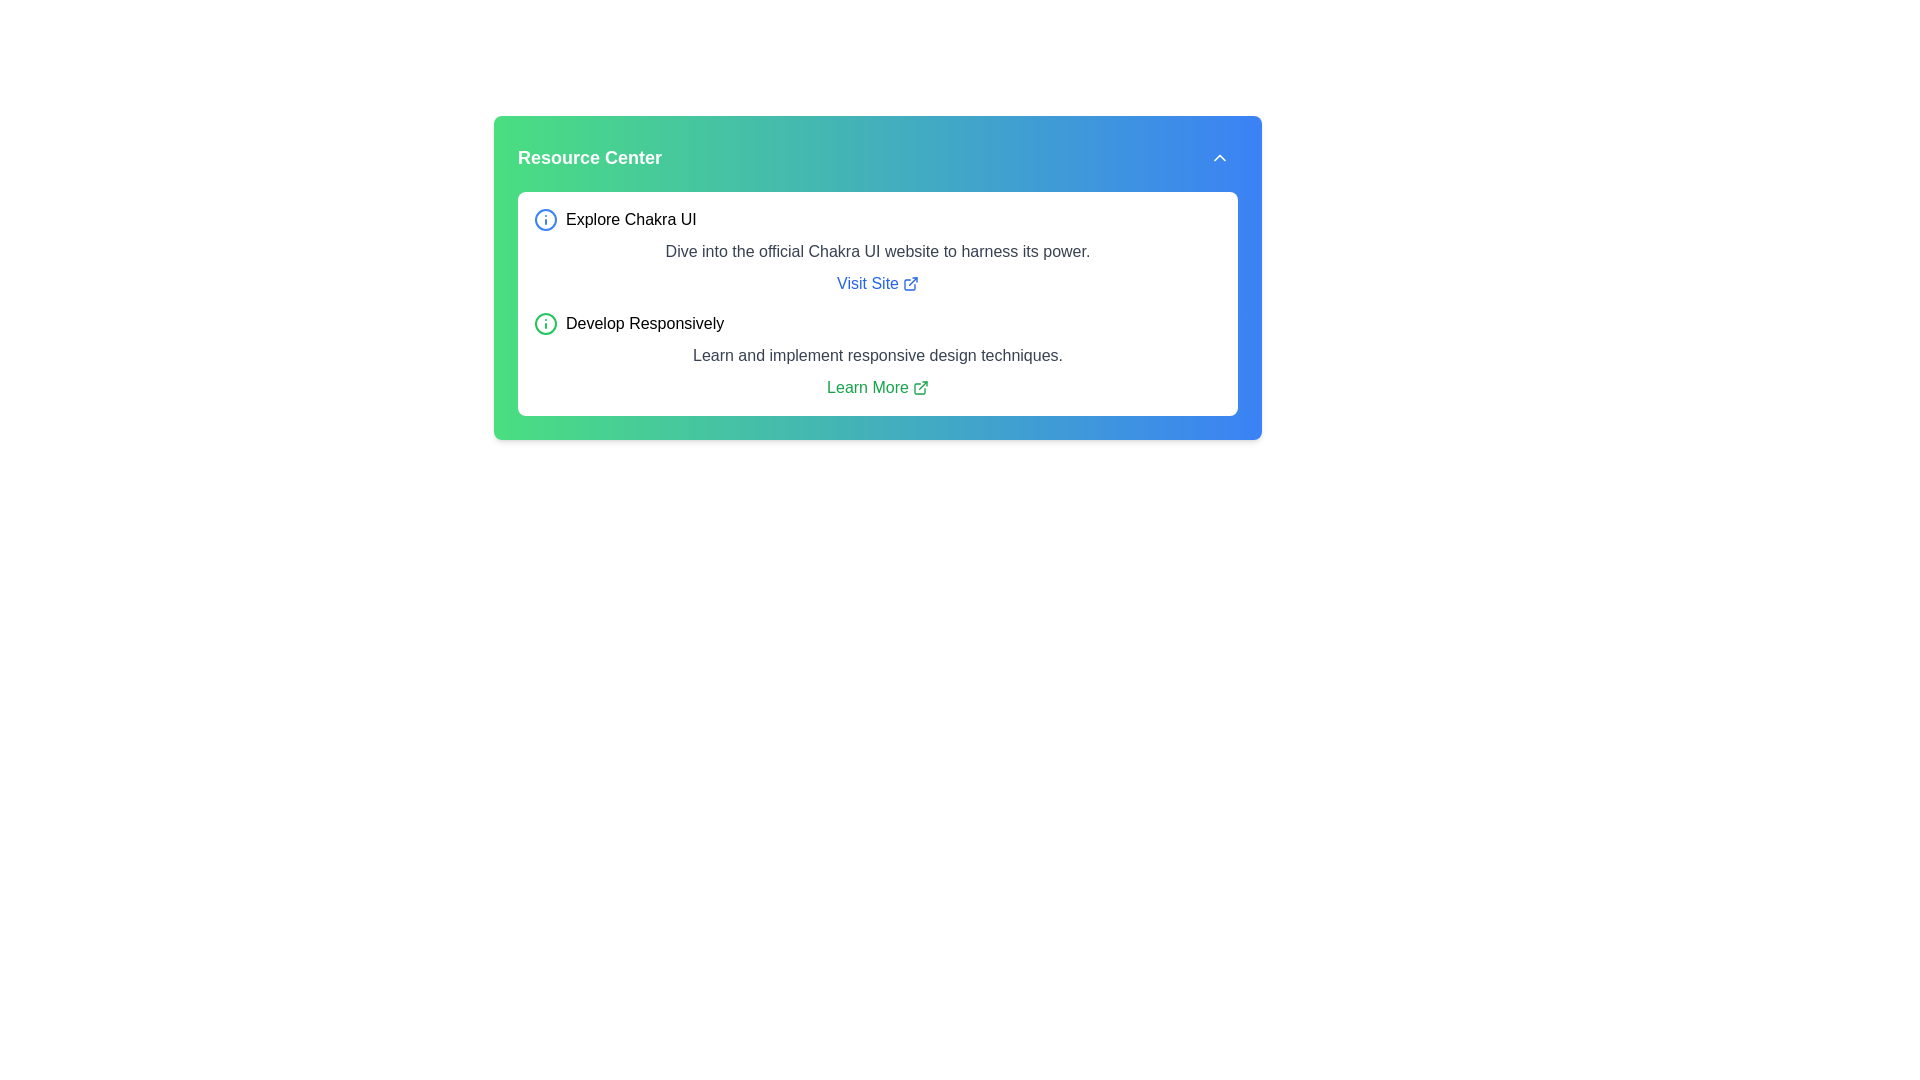 The image size is (1920, 1080). I want to click on the text snippet reading 'Learn and implement responsive design techniques.' located under the 'Develop Responsively' heading in the 'Resource Center' section, so click(878, 354).